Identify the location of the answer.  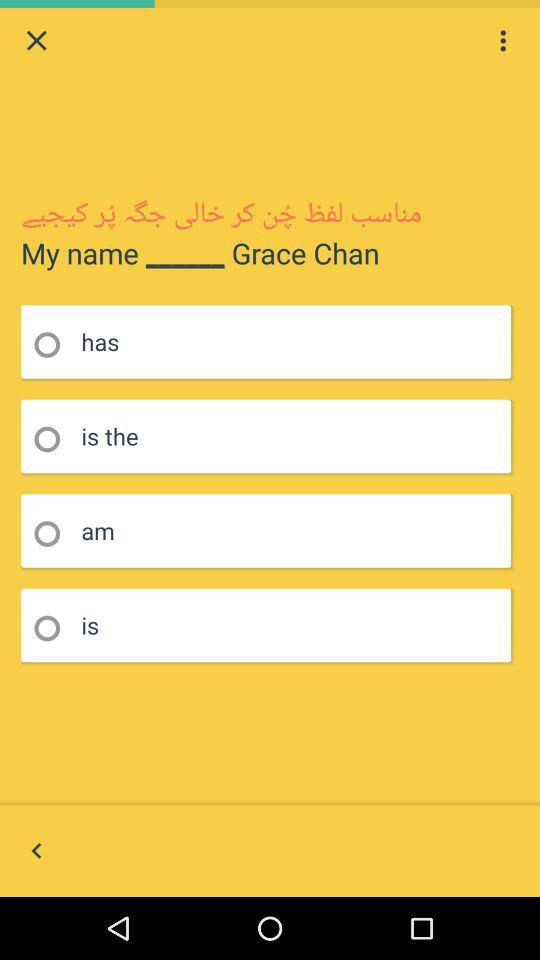
(53, 439).